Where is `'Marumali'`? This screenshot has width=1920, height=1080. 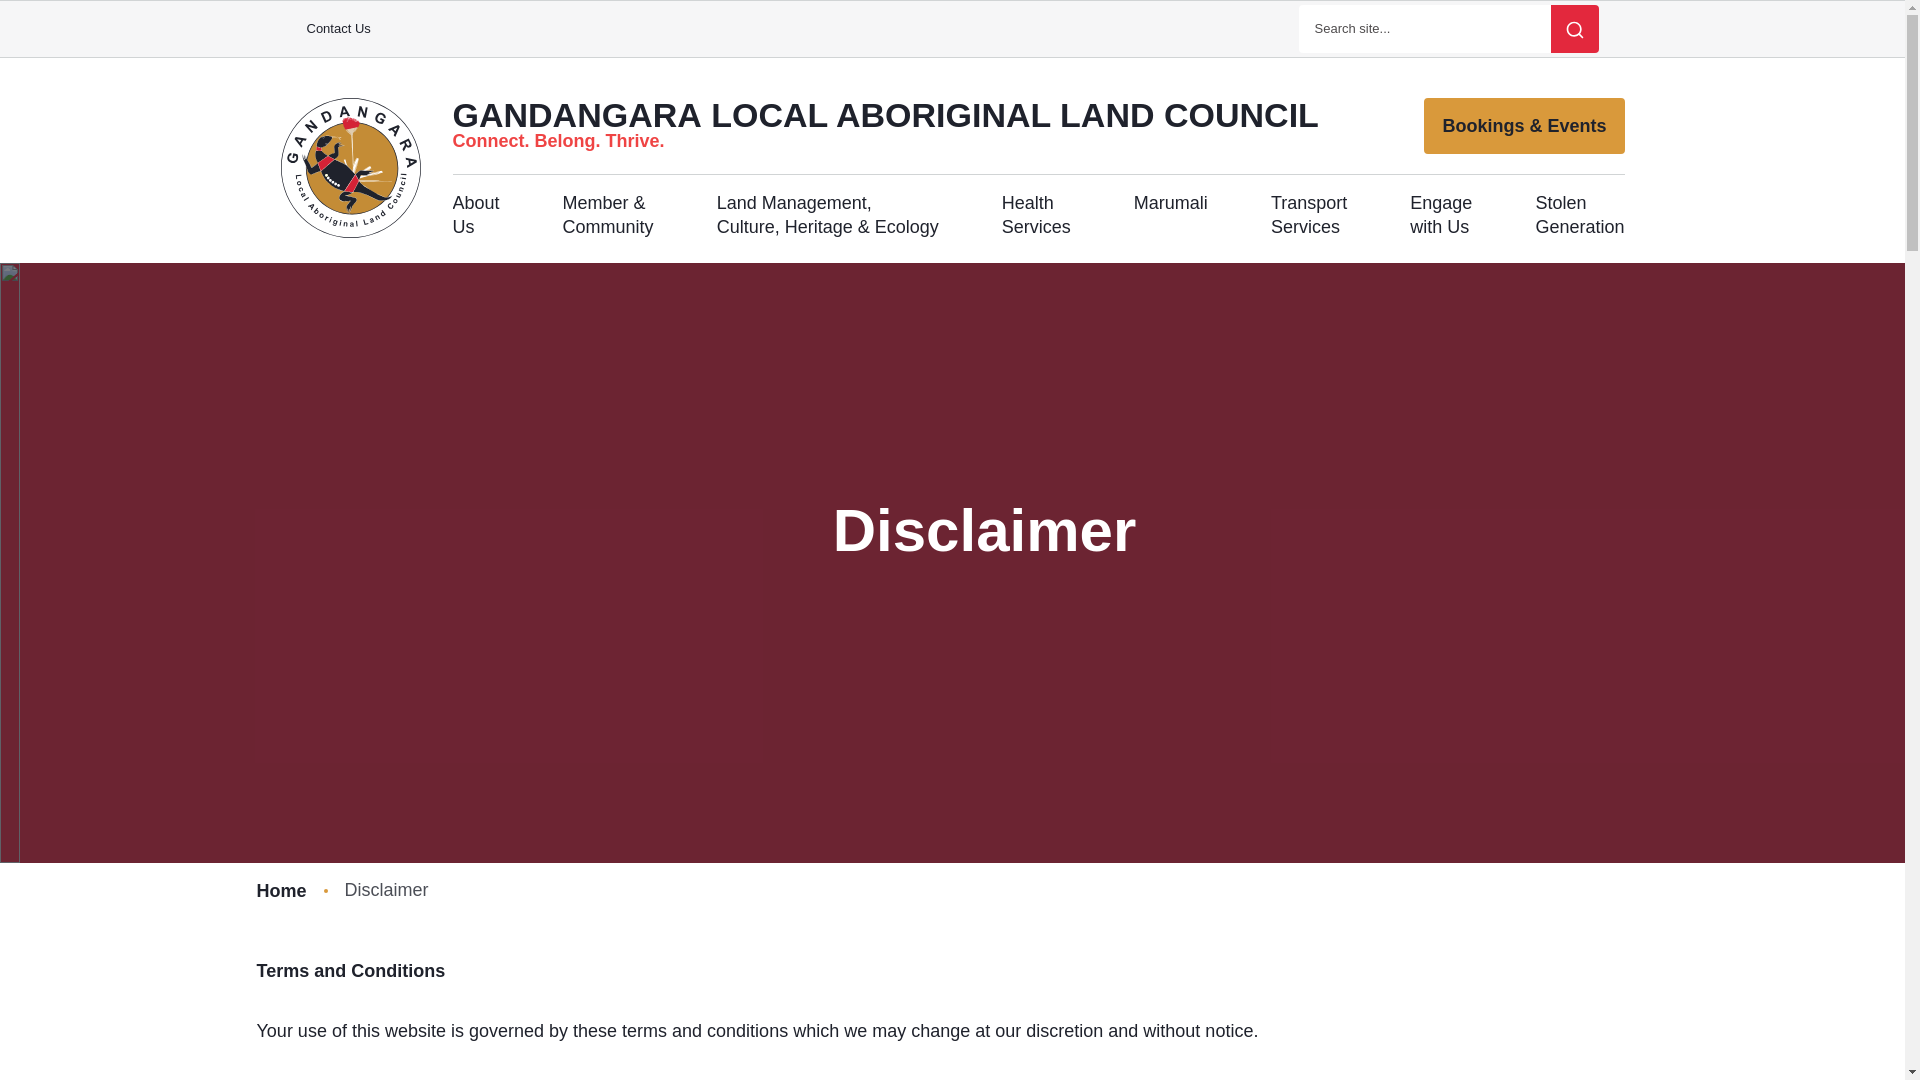 'Marumali' is located at coordinates (1171, 215).